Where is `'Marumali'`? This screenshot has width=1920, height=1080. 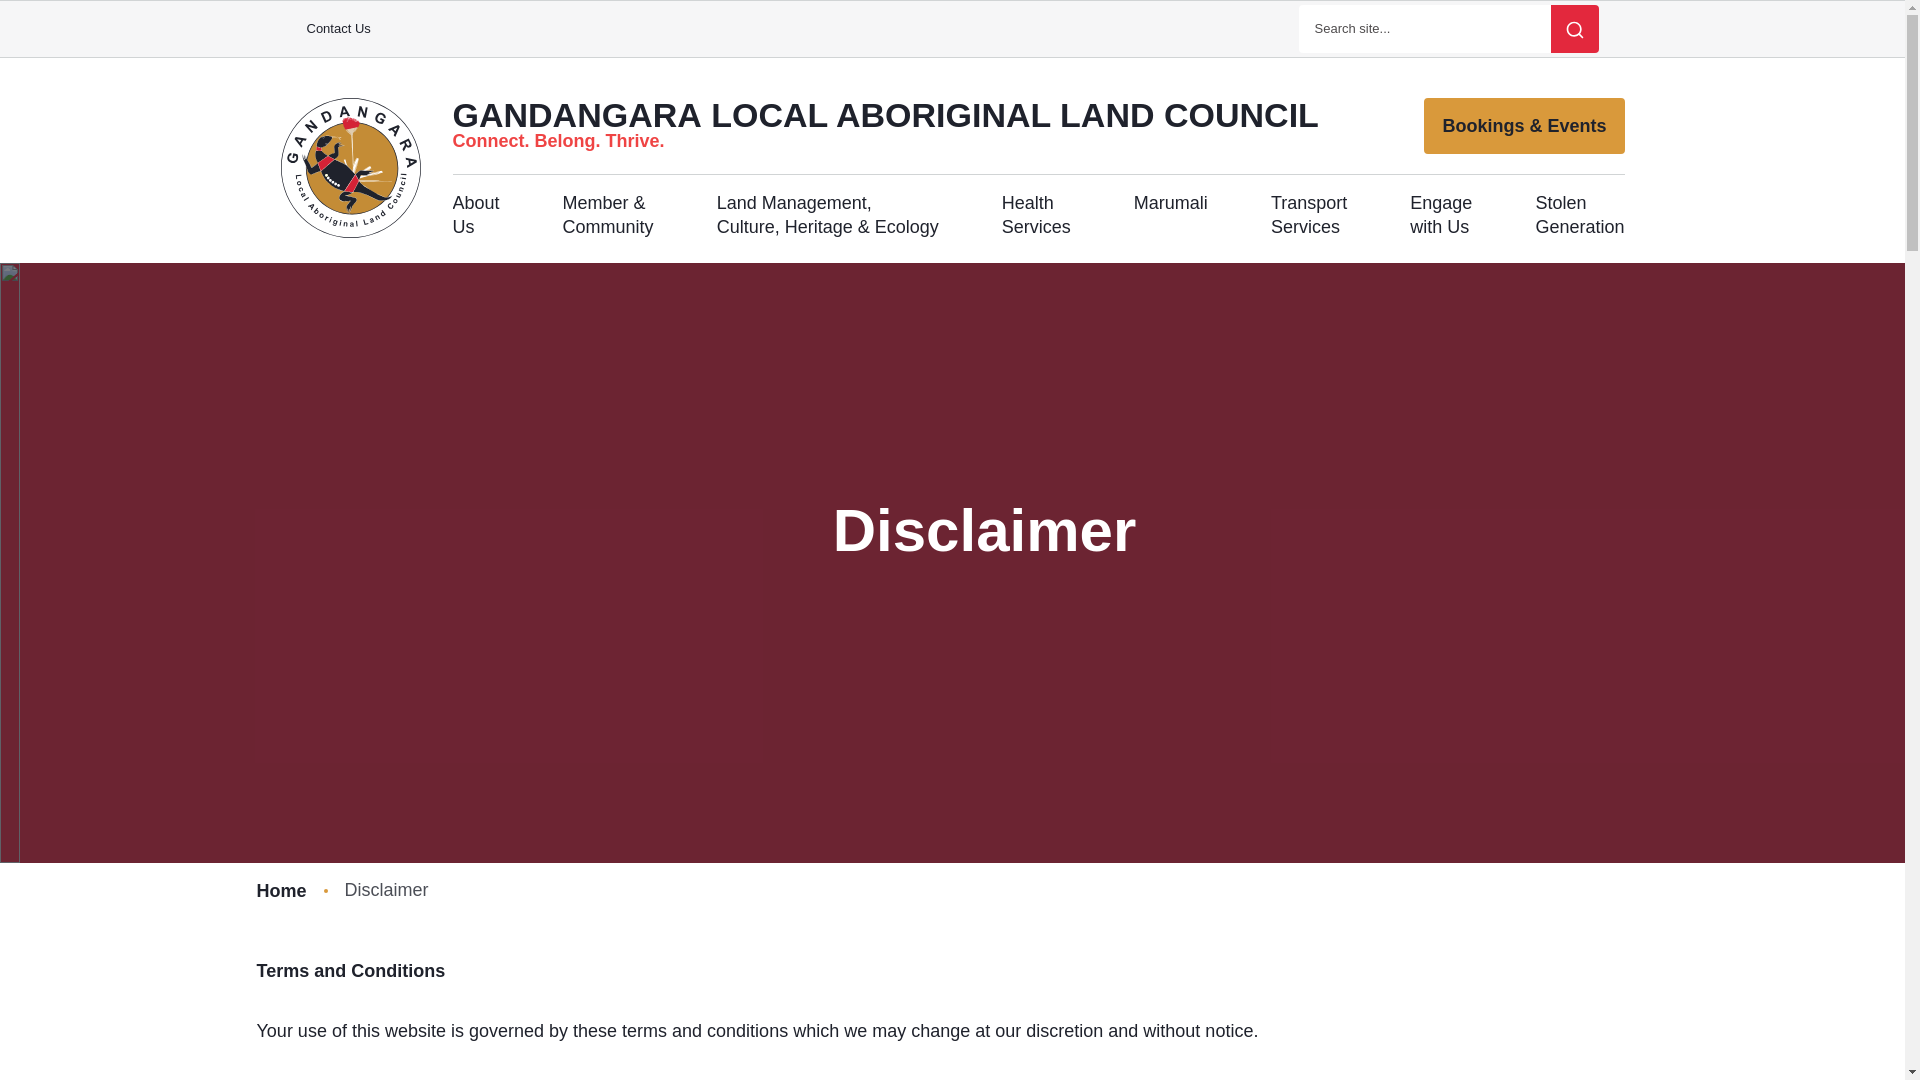 'Marumali' is located at coordinates (1171, 215).